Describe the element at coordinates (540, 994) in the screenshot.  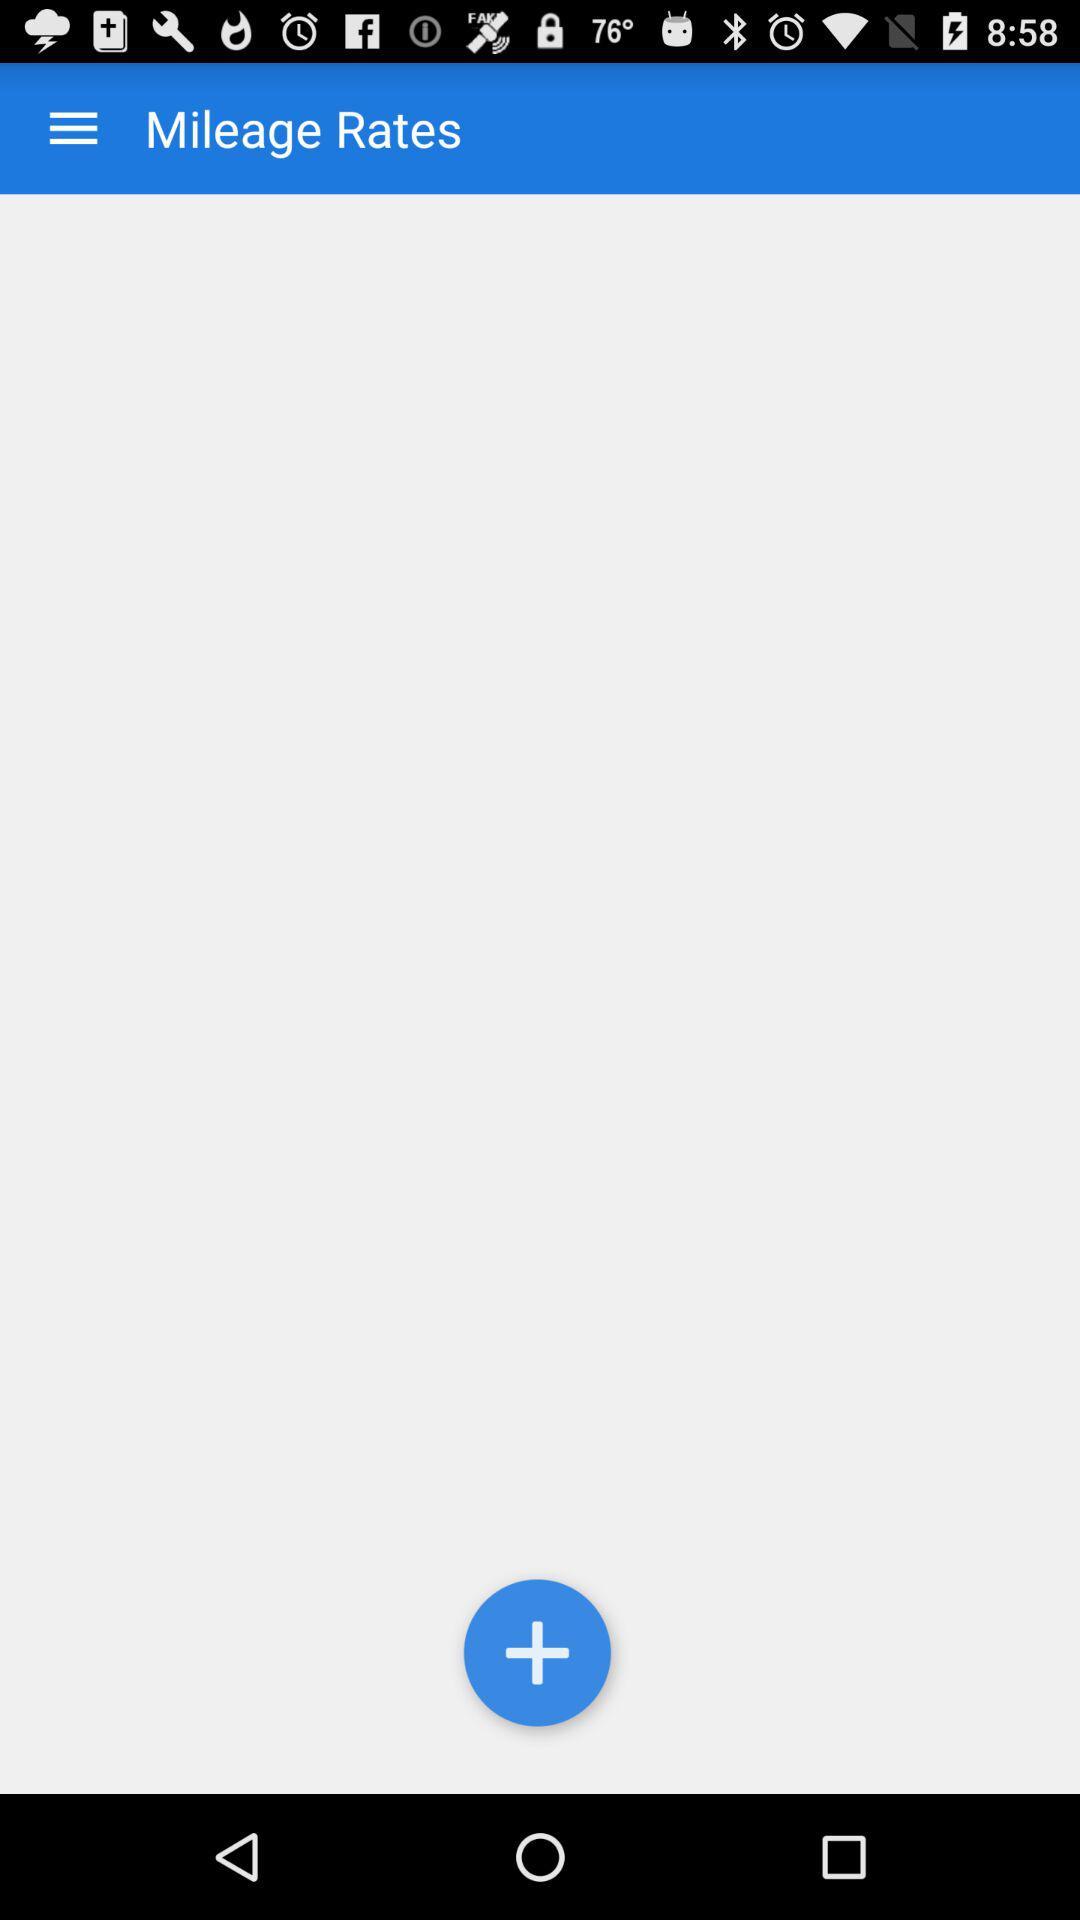
I see `the item at the center` at that location.